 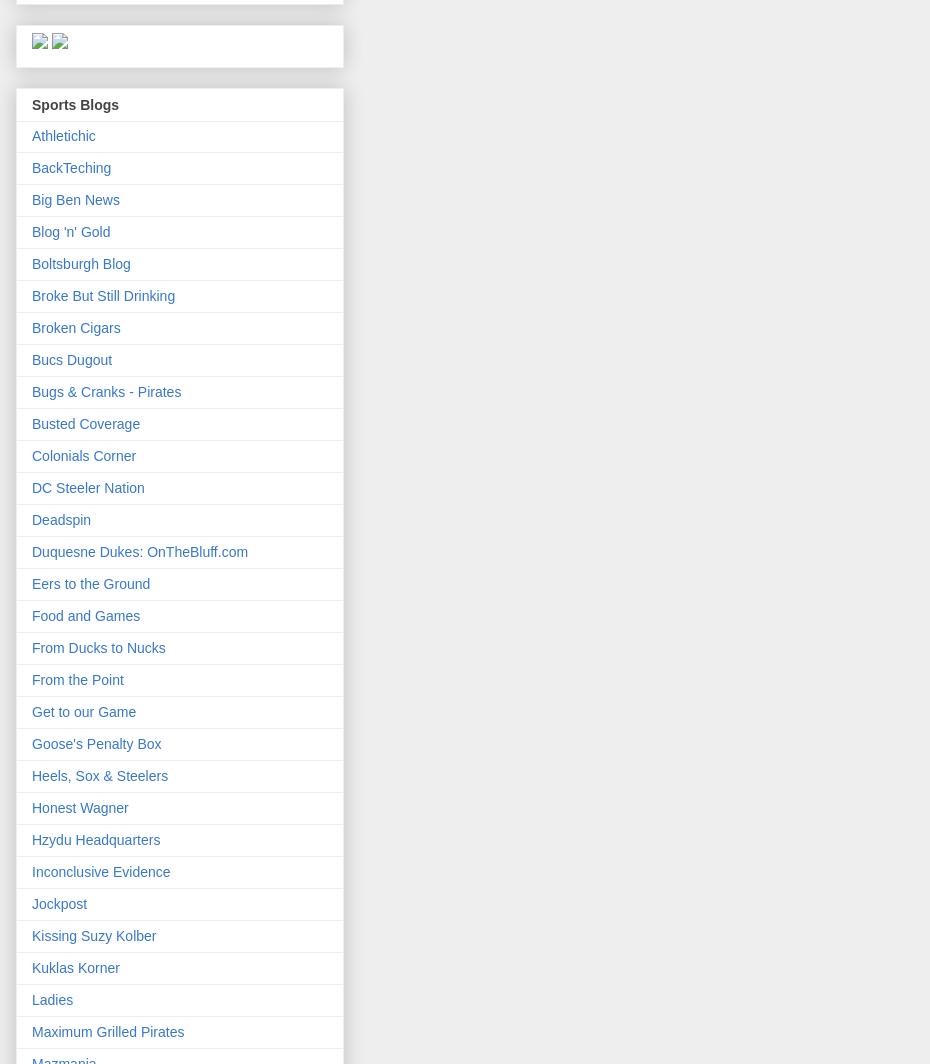 What do you see at coordinates (90, 584) in the screenshot?
I see `'Eers to the Ground'` at bounding box center [90, 584].